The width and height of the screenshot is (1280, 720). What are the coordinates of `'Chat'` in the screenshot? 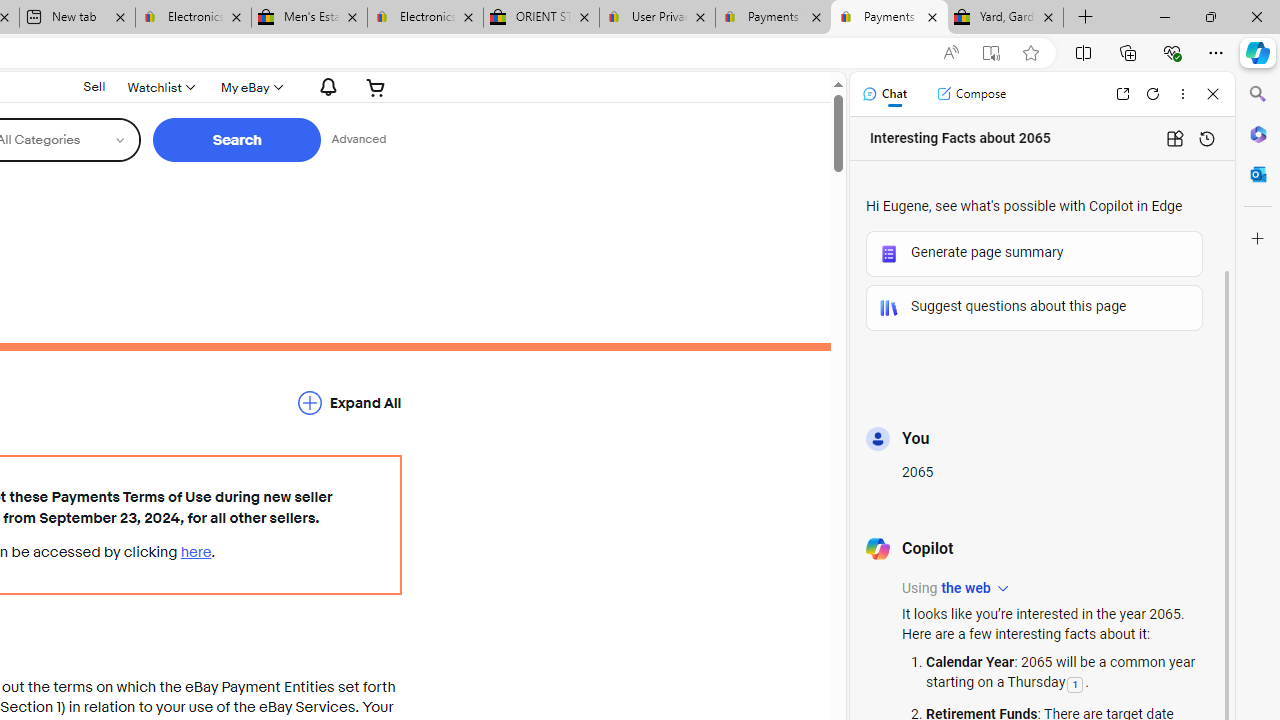 It's located at (883, 93).